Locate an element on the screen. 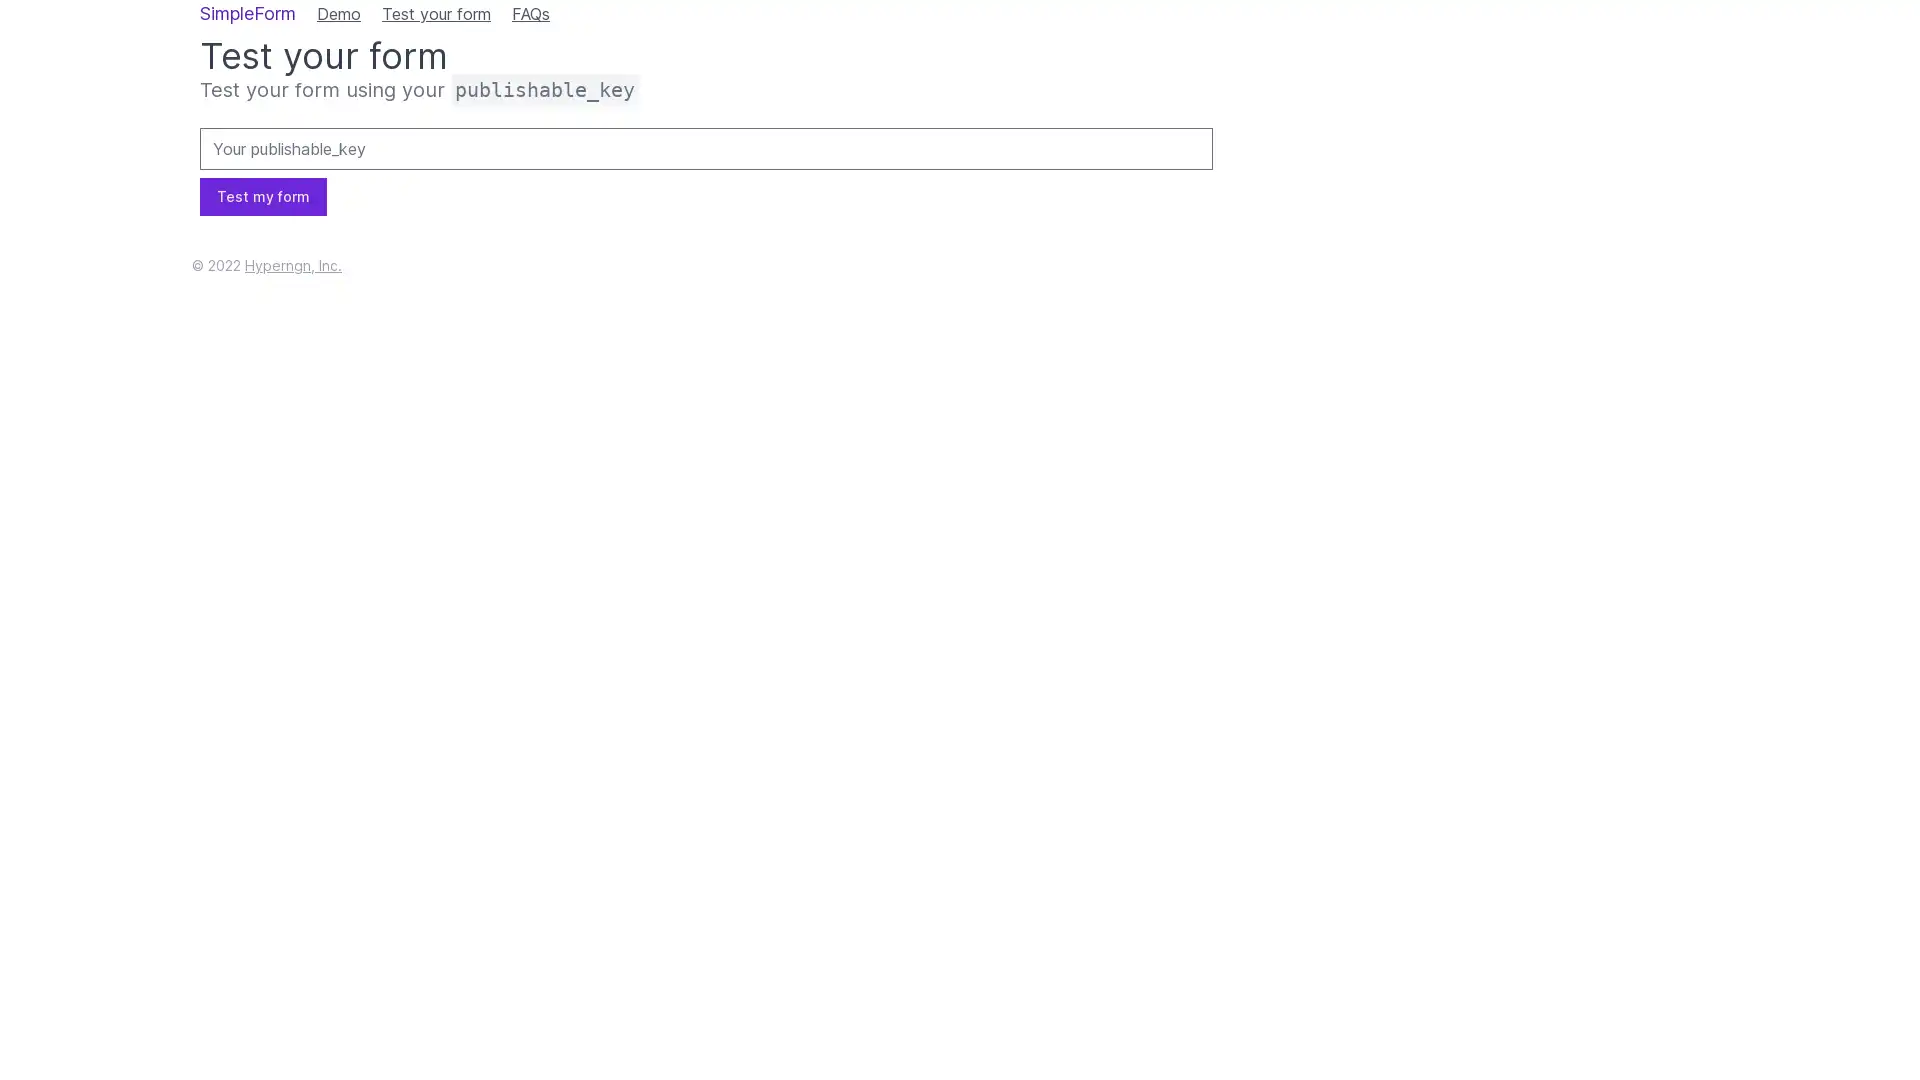 This screenshot has width=1920, height=1080. Test my form is located at coordinates (262, 196).